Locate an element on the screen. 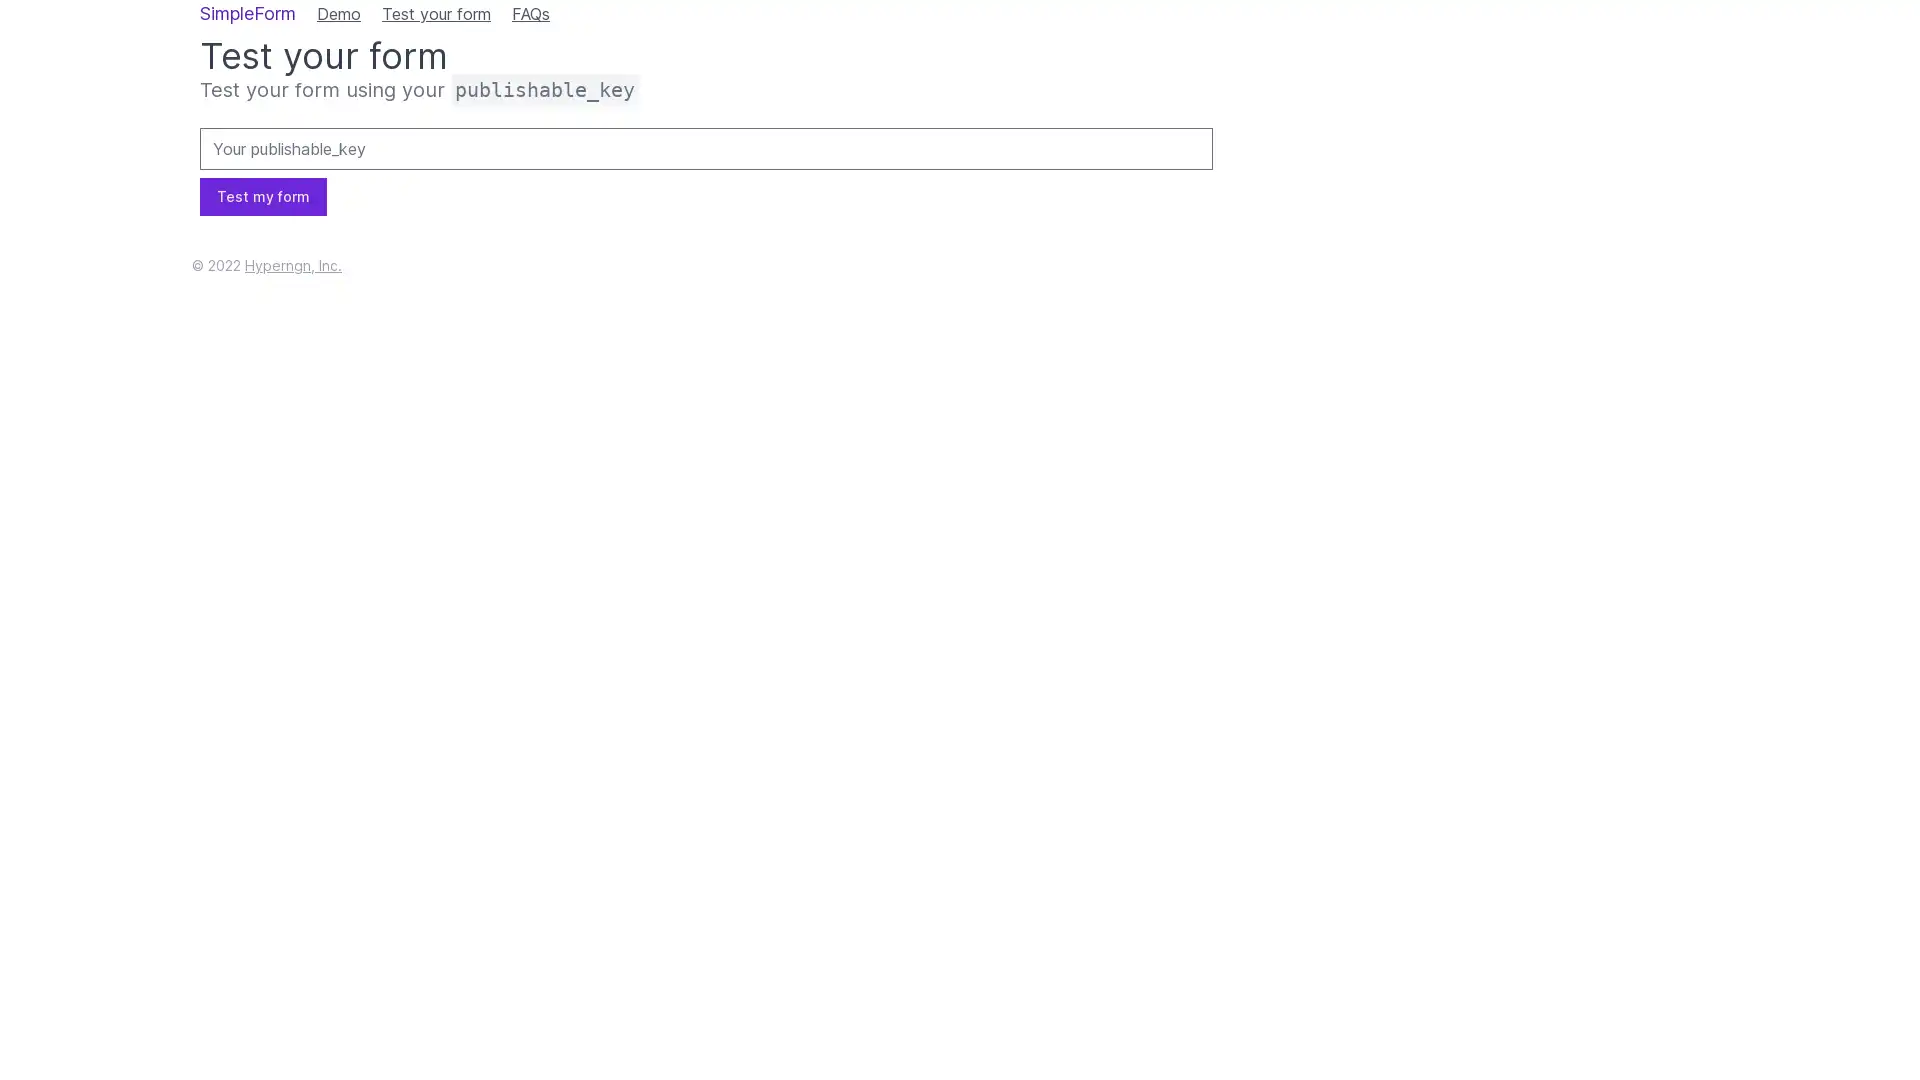 This screenshot has width=1920, height=1080. Test my form is located at coordinates (262, 196).